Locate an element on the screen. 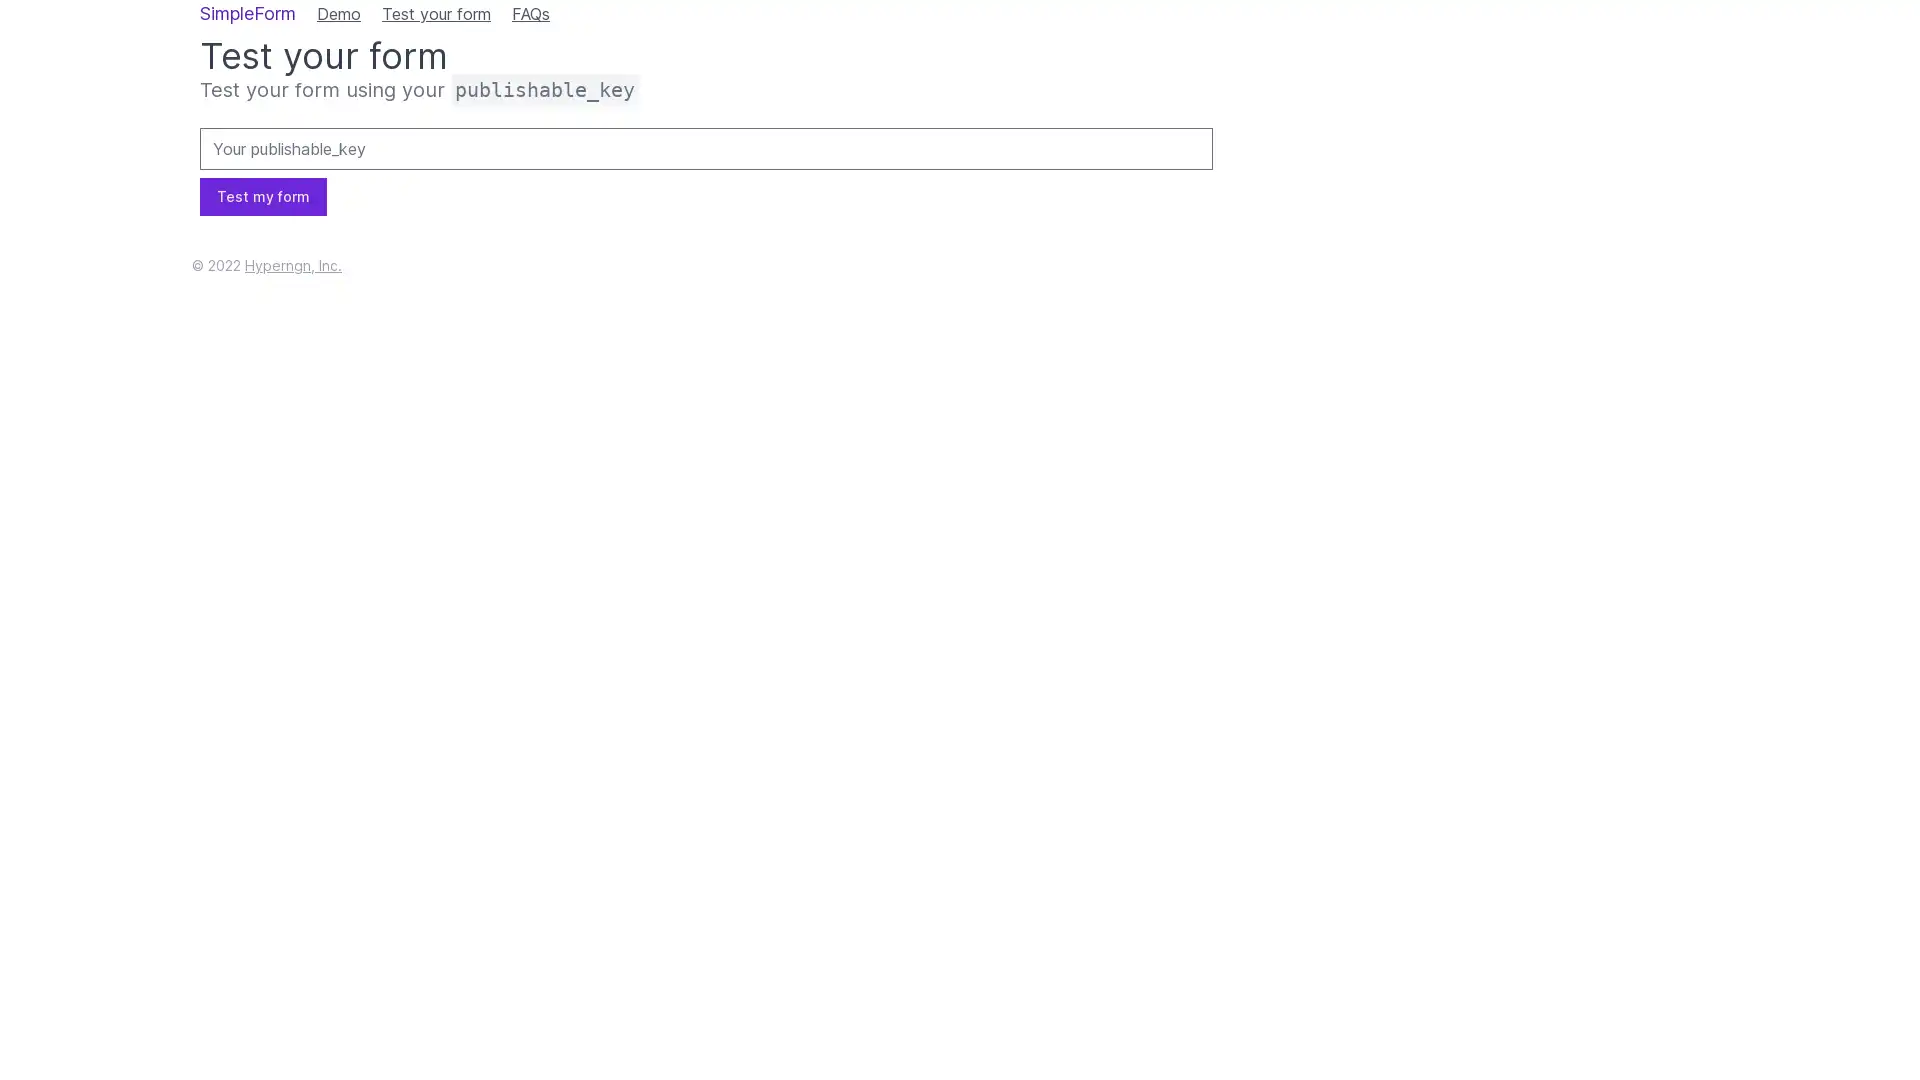 This screenshot has width=1920, height=1080. Test my form is located at coordinates (262, 196).